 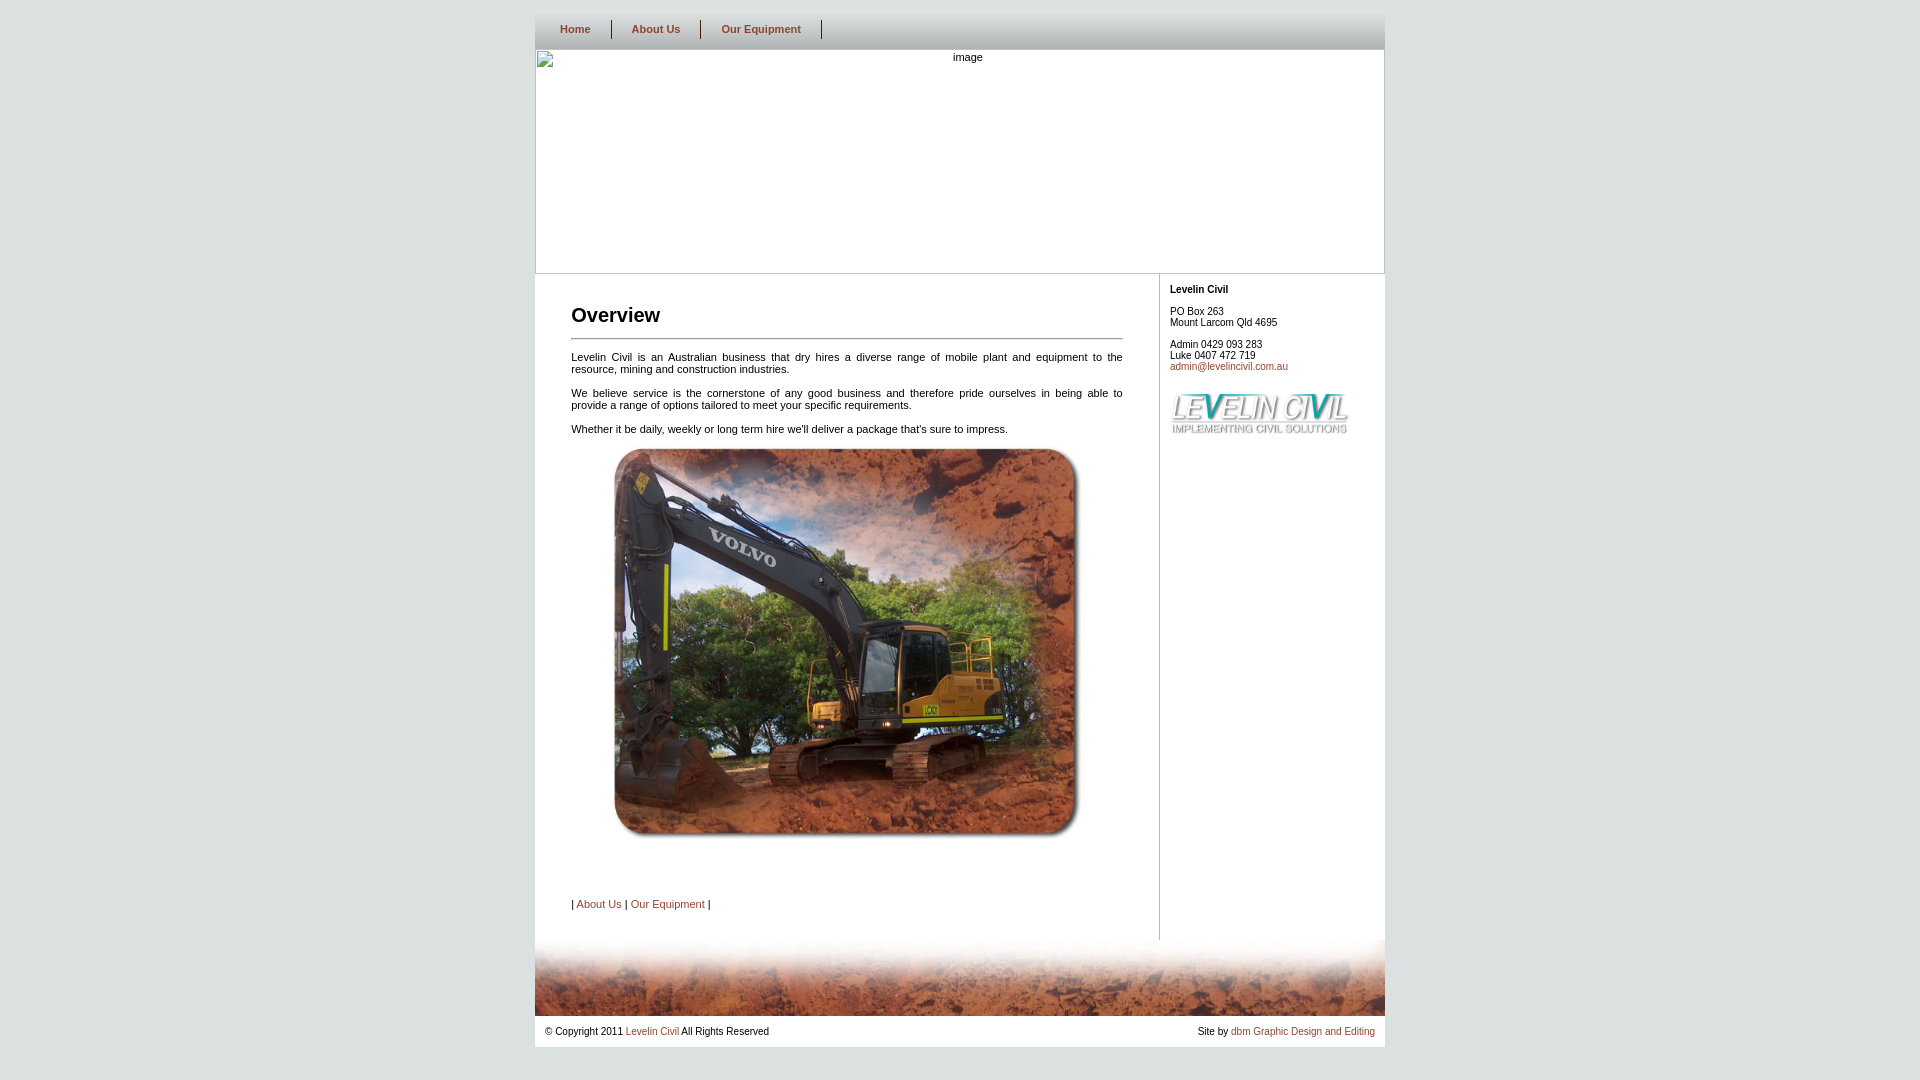 I want to click on 'admin@levelincivil.com.au', so click(x=1227, y=366).